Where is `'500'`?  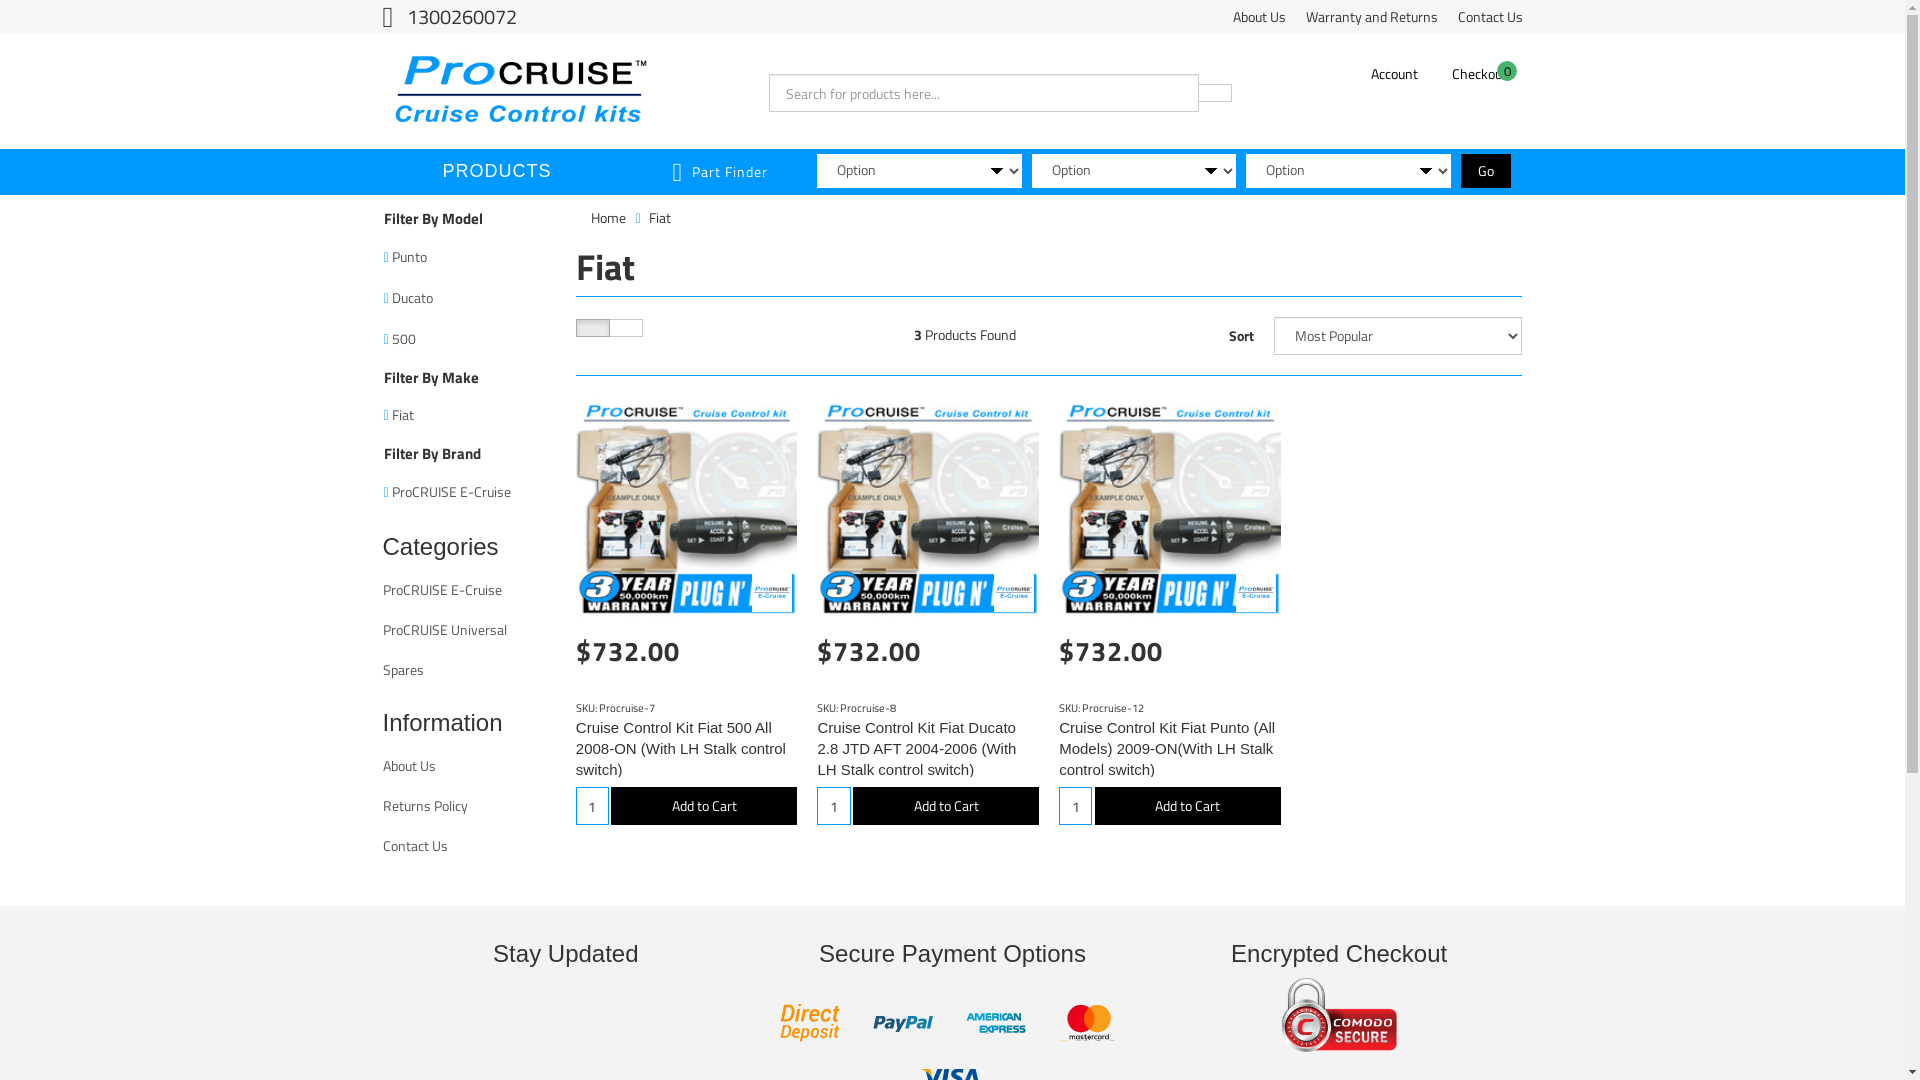
'500' is located at coordinates (468, 337).